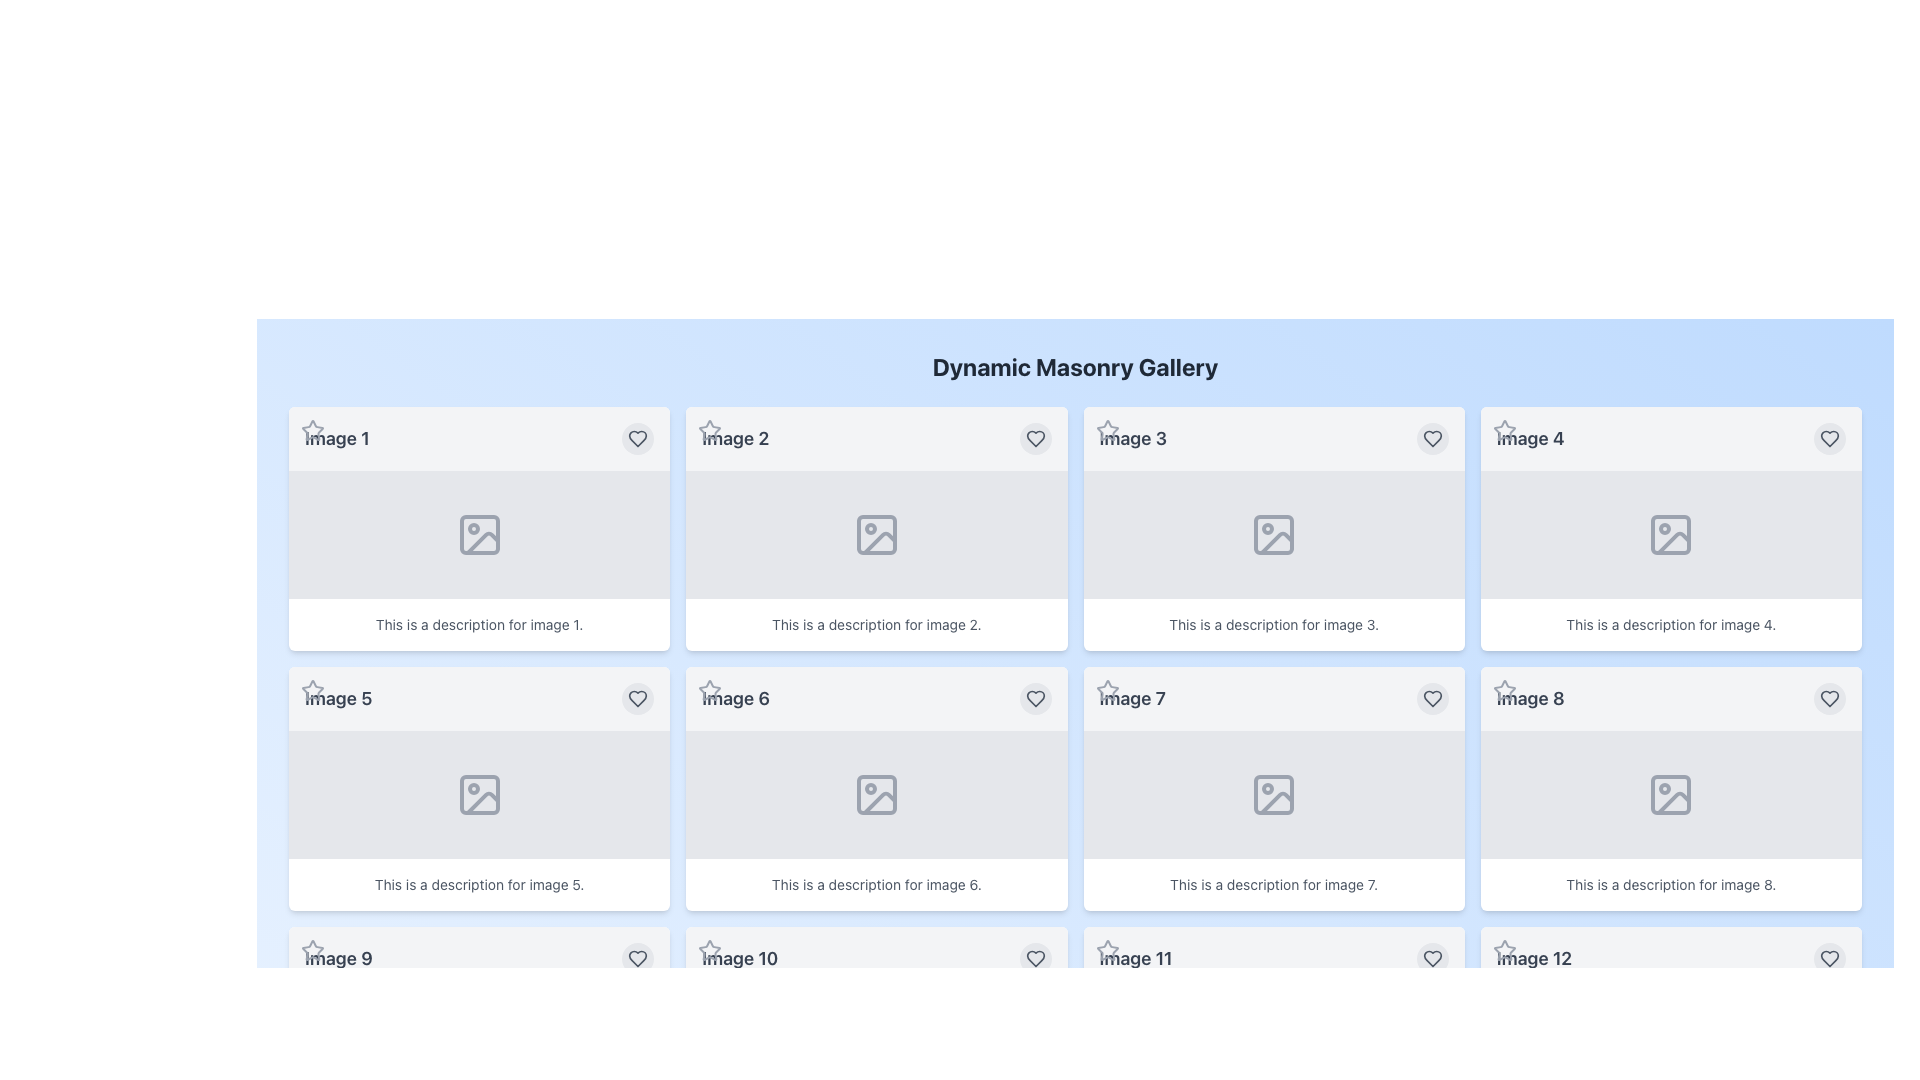 The image size is (1920, 1080). I want to click on the heart icon in the bottom-right corner of the card labeled 'Image 10', so click(1035, 958).